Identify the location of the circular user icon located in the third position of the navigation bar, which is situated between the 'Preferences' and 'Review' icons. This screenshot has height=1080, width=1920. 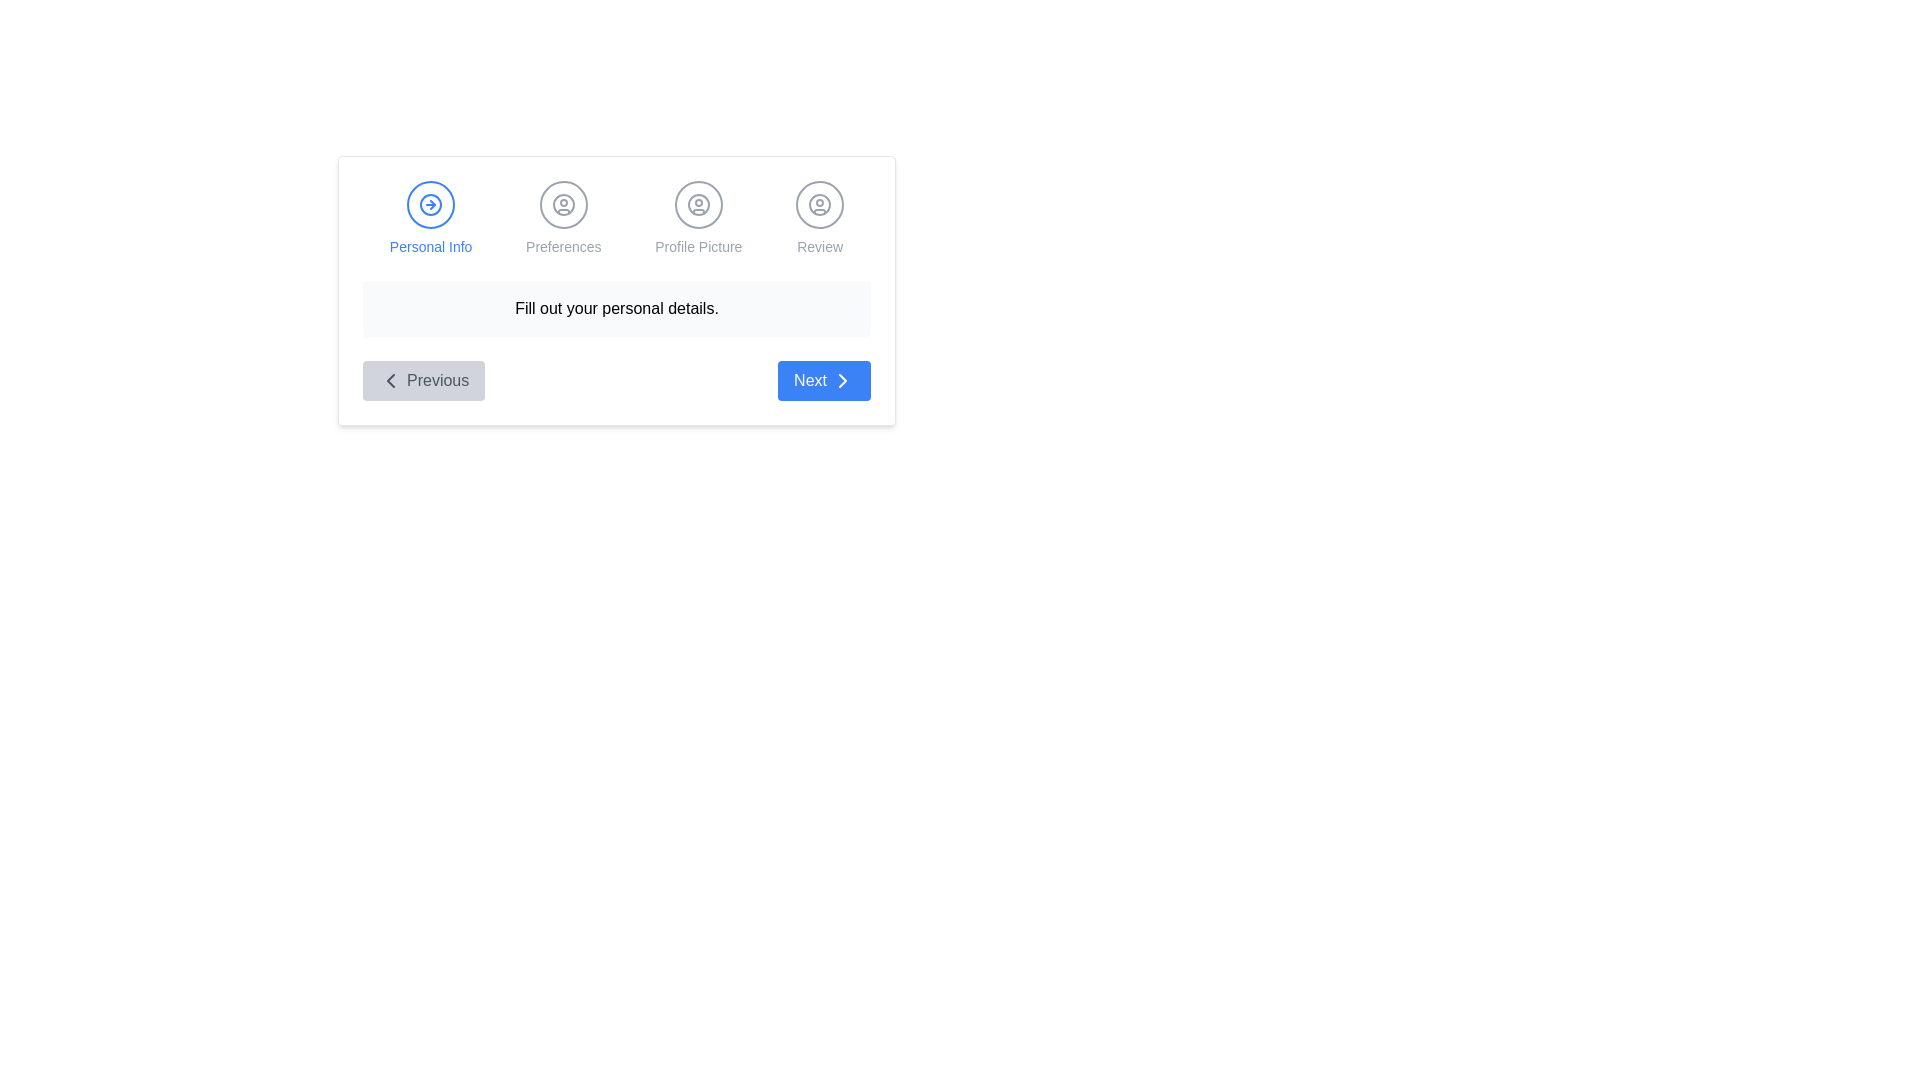
(698, 204).